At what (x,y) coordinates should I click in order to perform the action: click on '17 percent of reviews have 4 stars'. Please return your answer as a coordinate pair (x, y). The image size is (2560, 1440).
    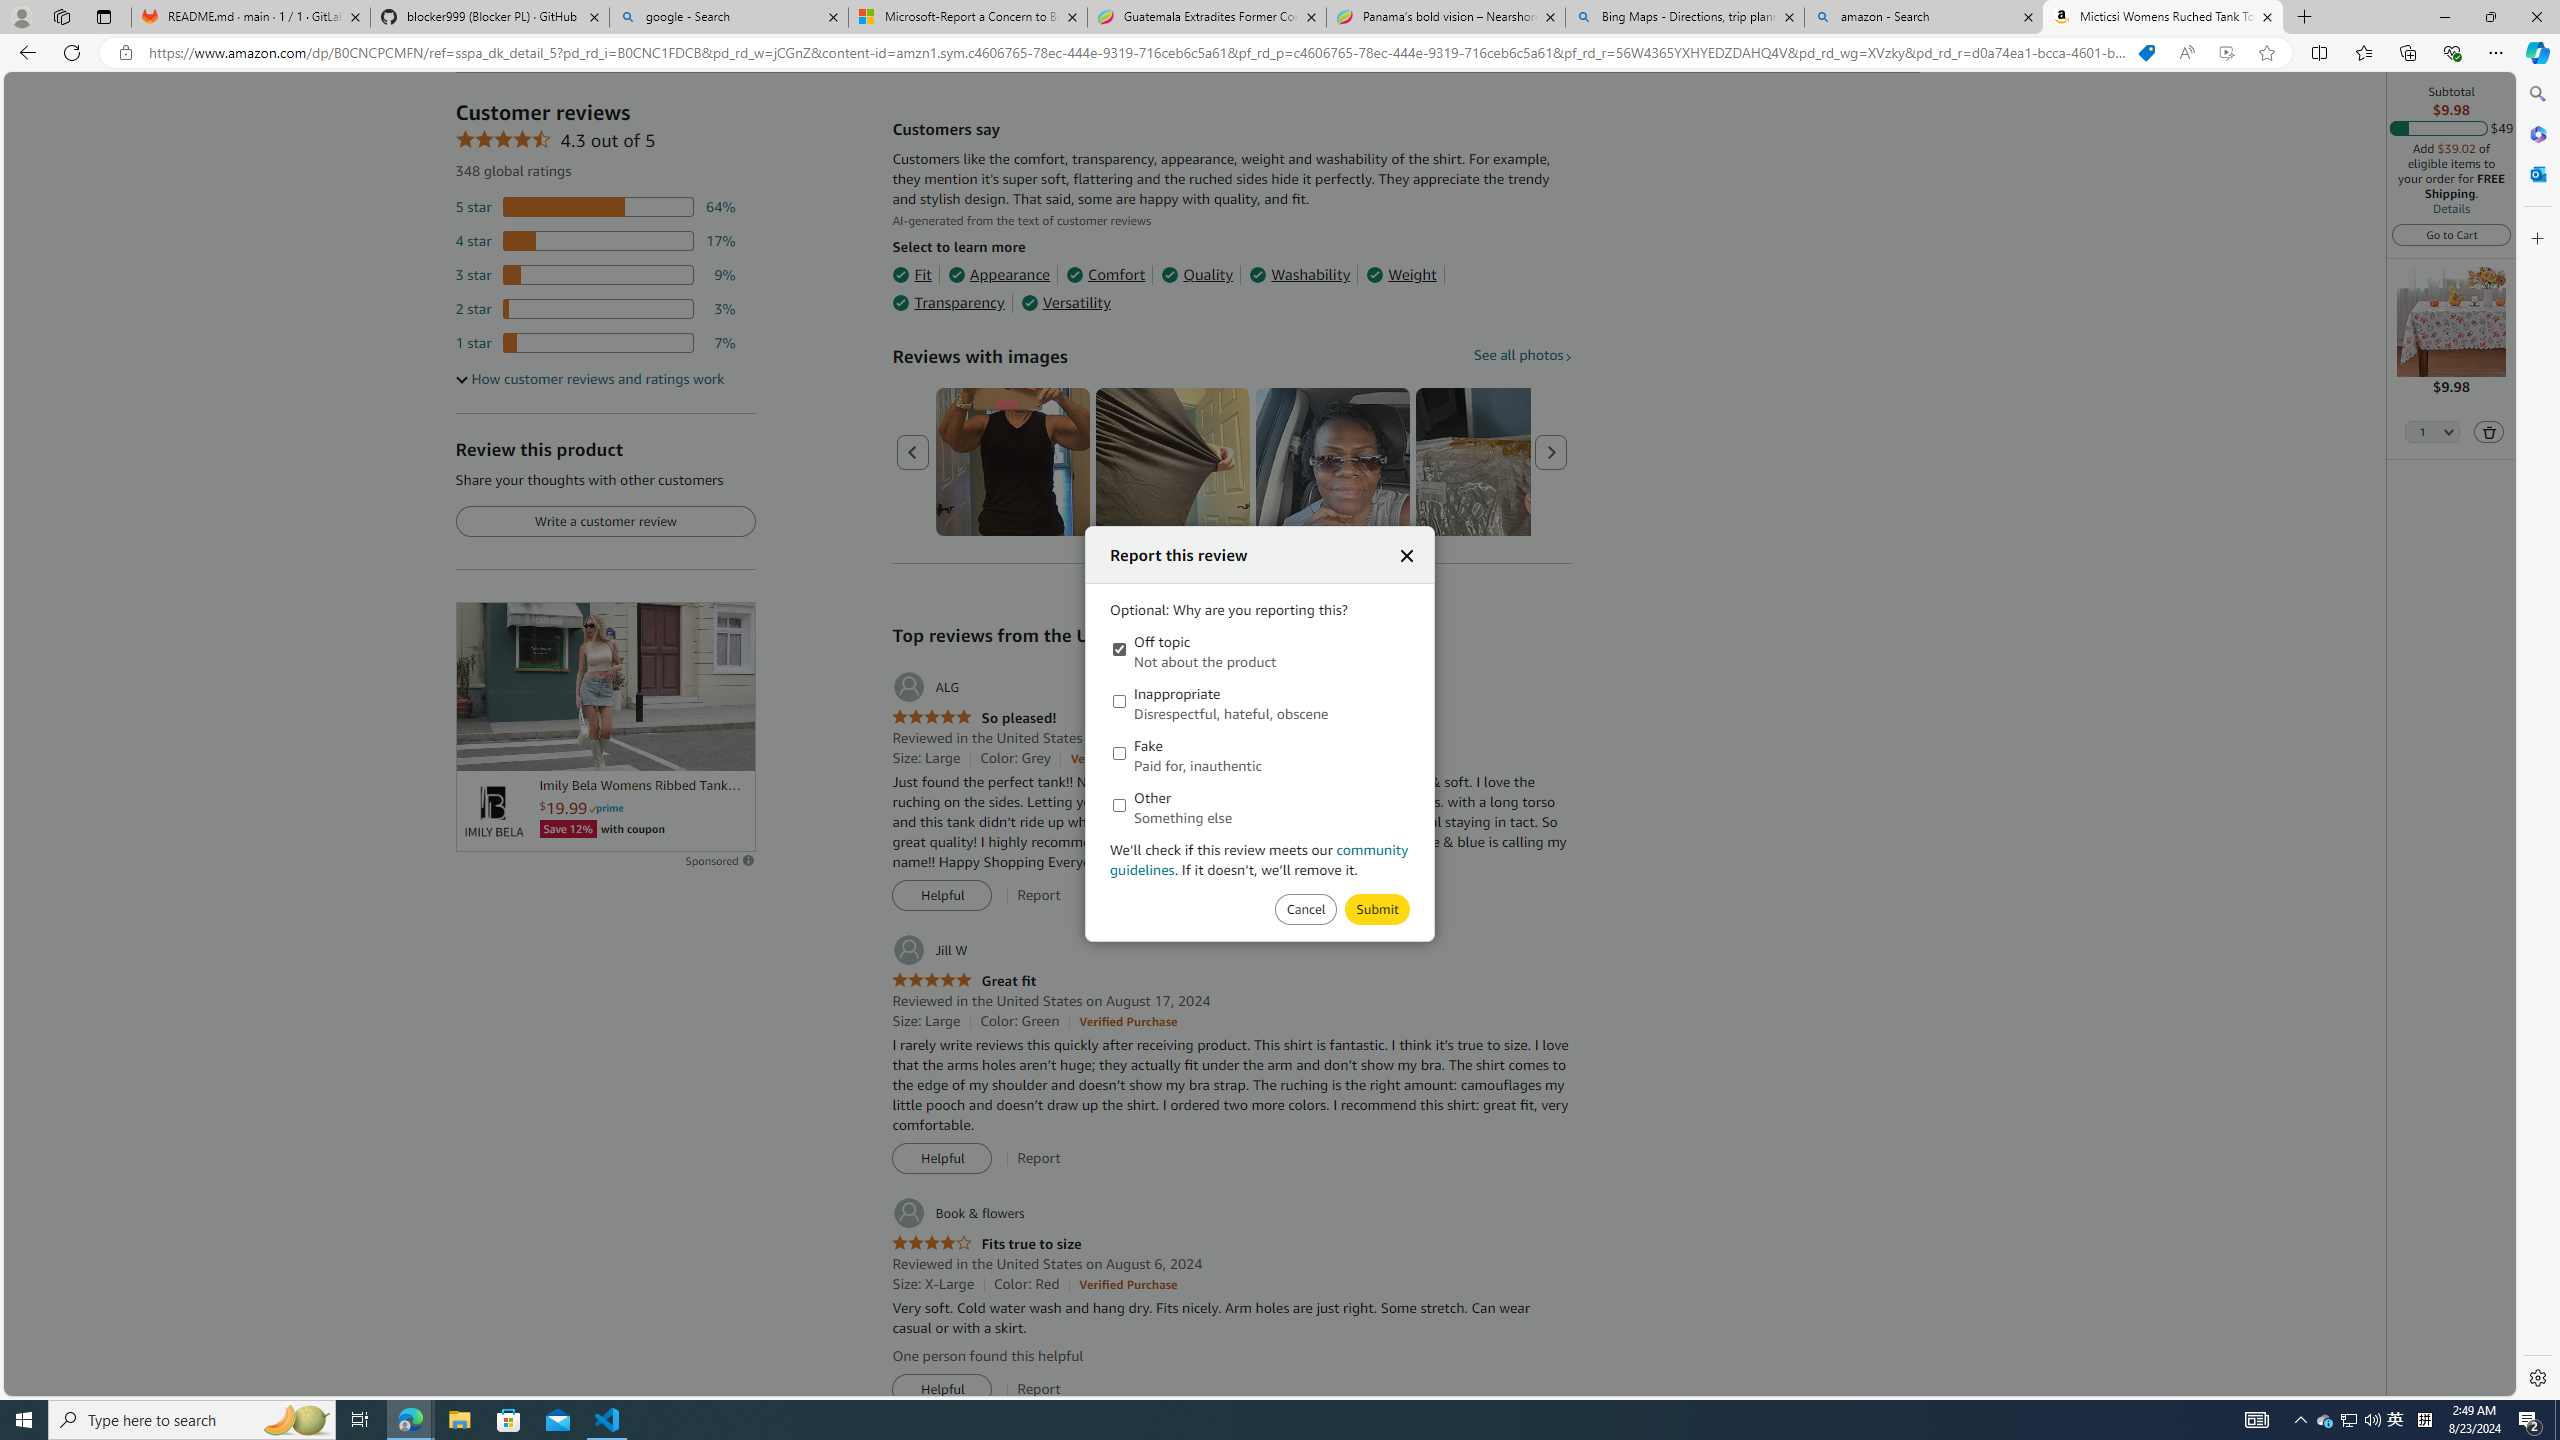
    Looking at the image, I should click on (595, 241).